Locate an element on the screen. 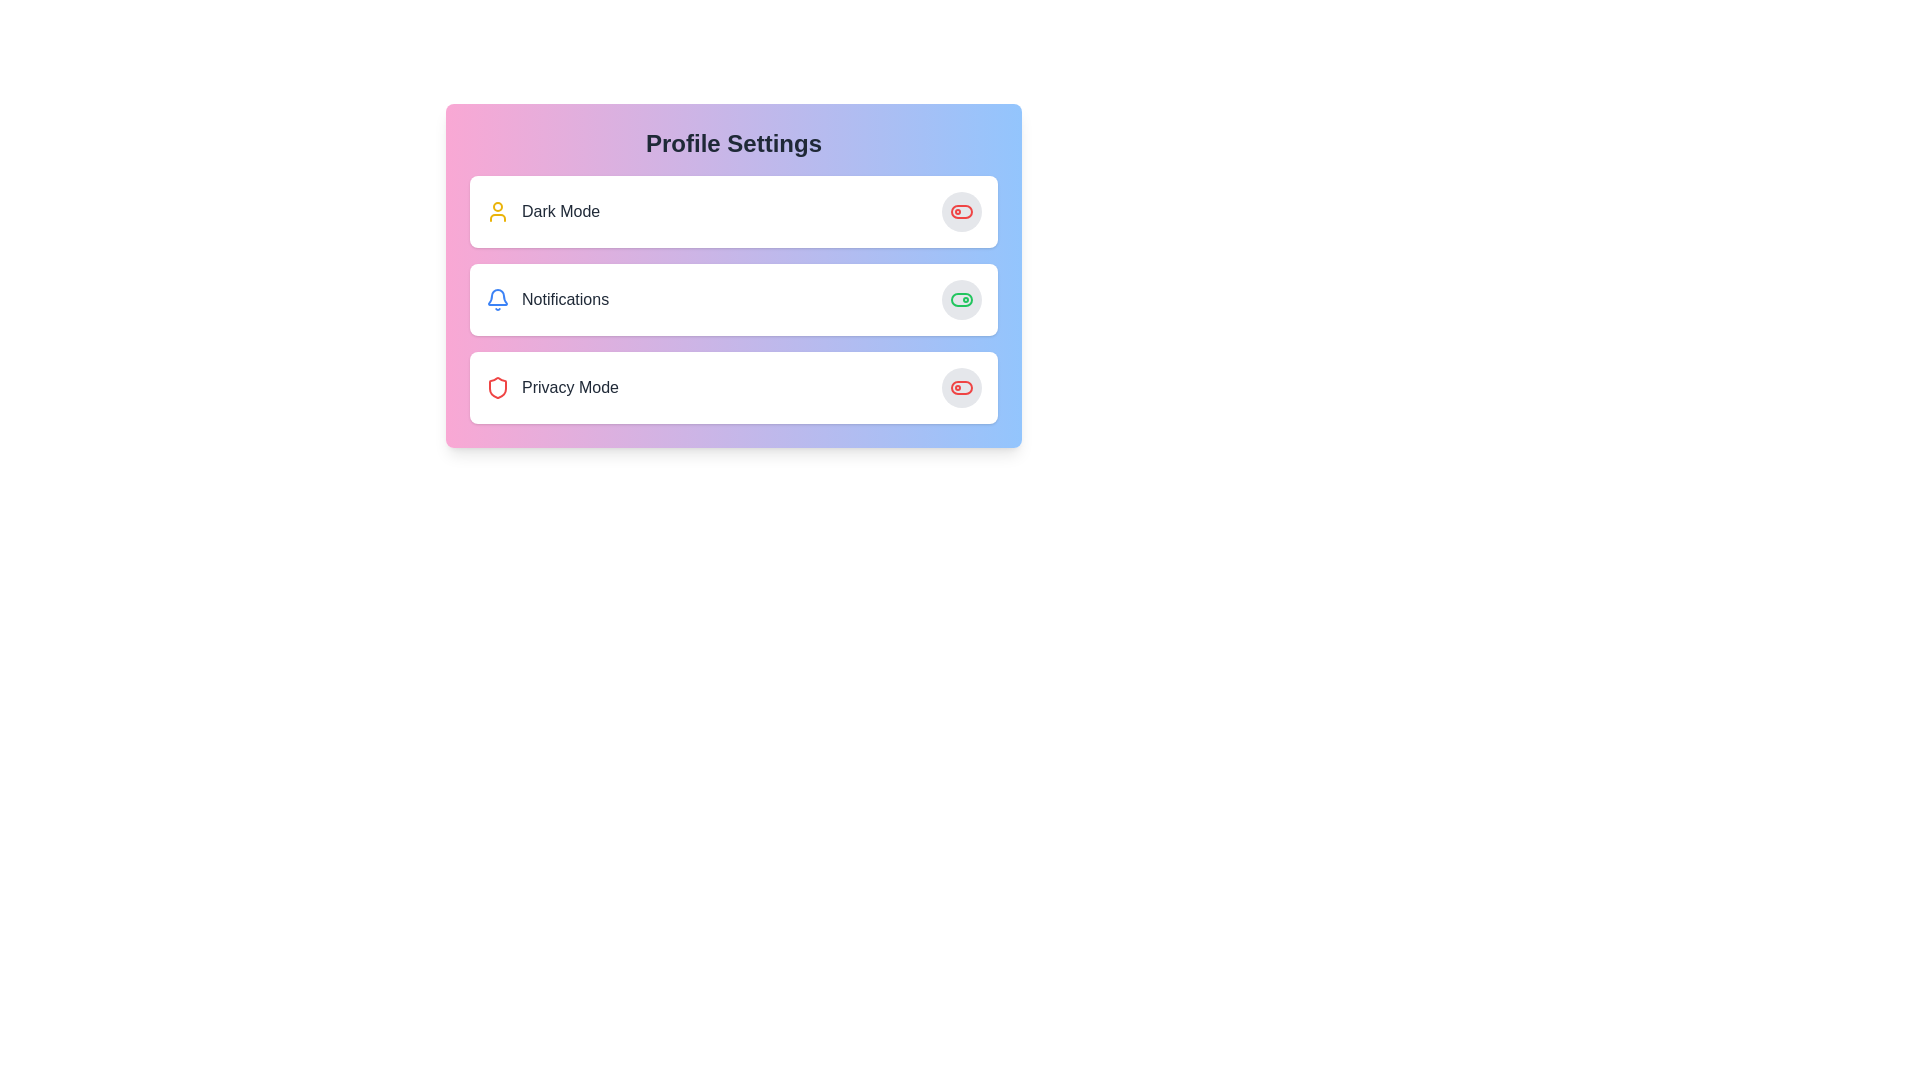 The width and height of the screenshot is (1920, 1080). the toggle switch labeled 'dark Mode' in the 'Profile Settings' panel is located at coordinates (961, 212).